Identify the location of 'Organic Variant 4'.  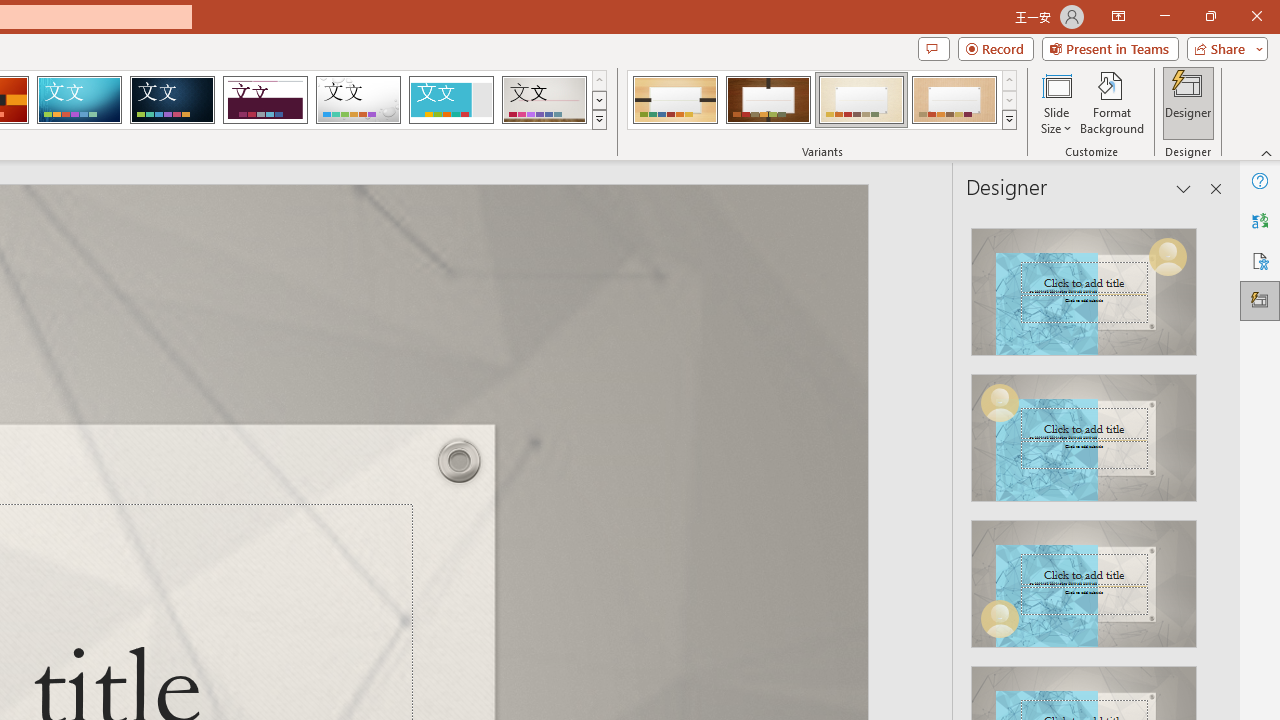
(953, 100).